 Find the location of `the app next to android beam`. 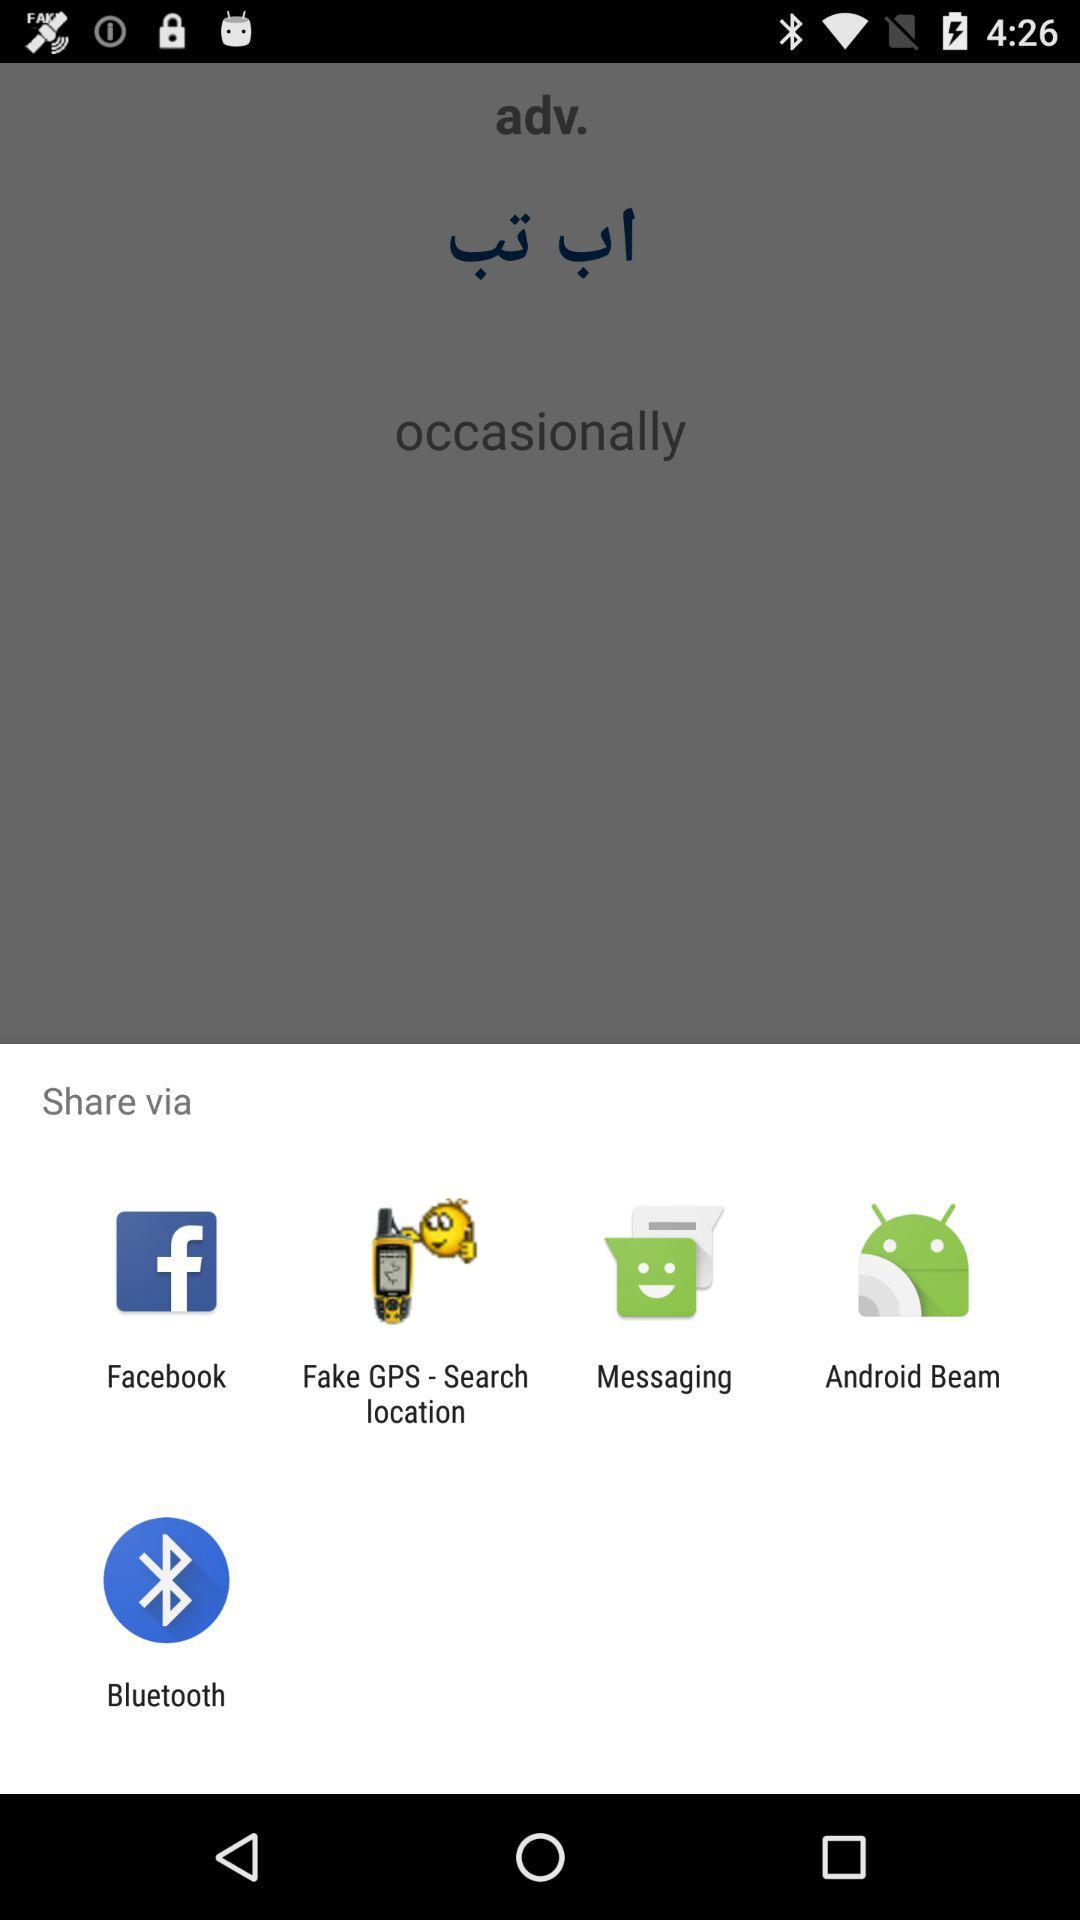

the app next to android beam is located at coordinates (664, 1392).